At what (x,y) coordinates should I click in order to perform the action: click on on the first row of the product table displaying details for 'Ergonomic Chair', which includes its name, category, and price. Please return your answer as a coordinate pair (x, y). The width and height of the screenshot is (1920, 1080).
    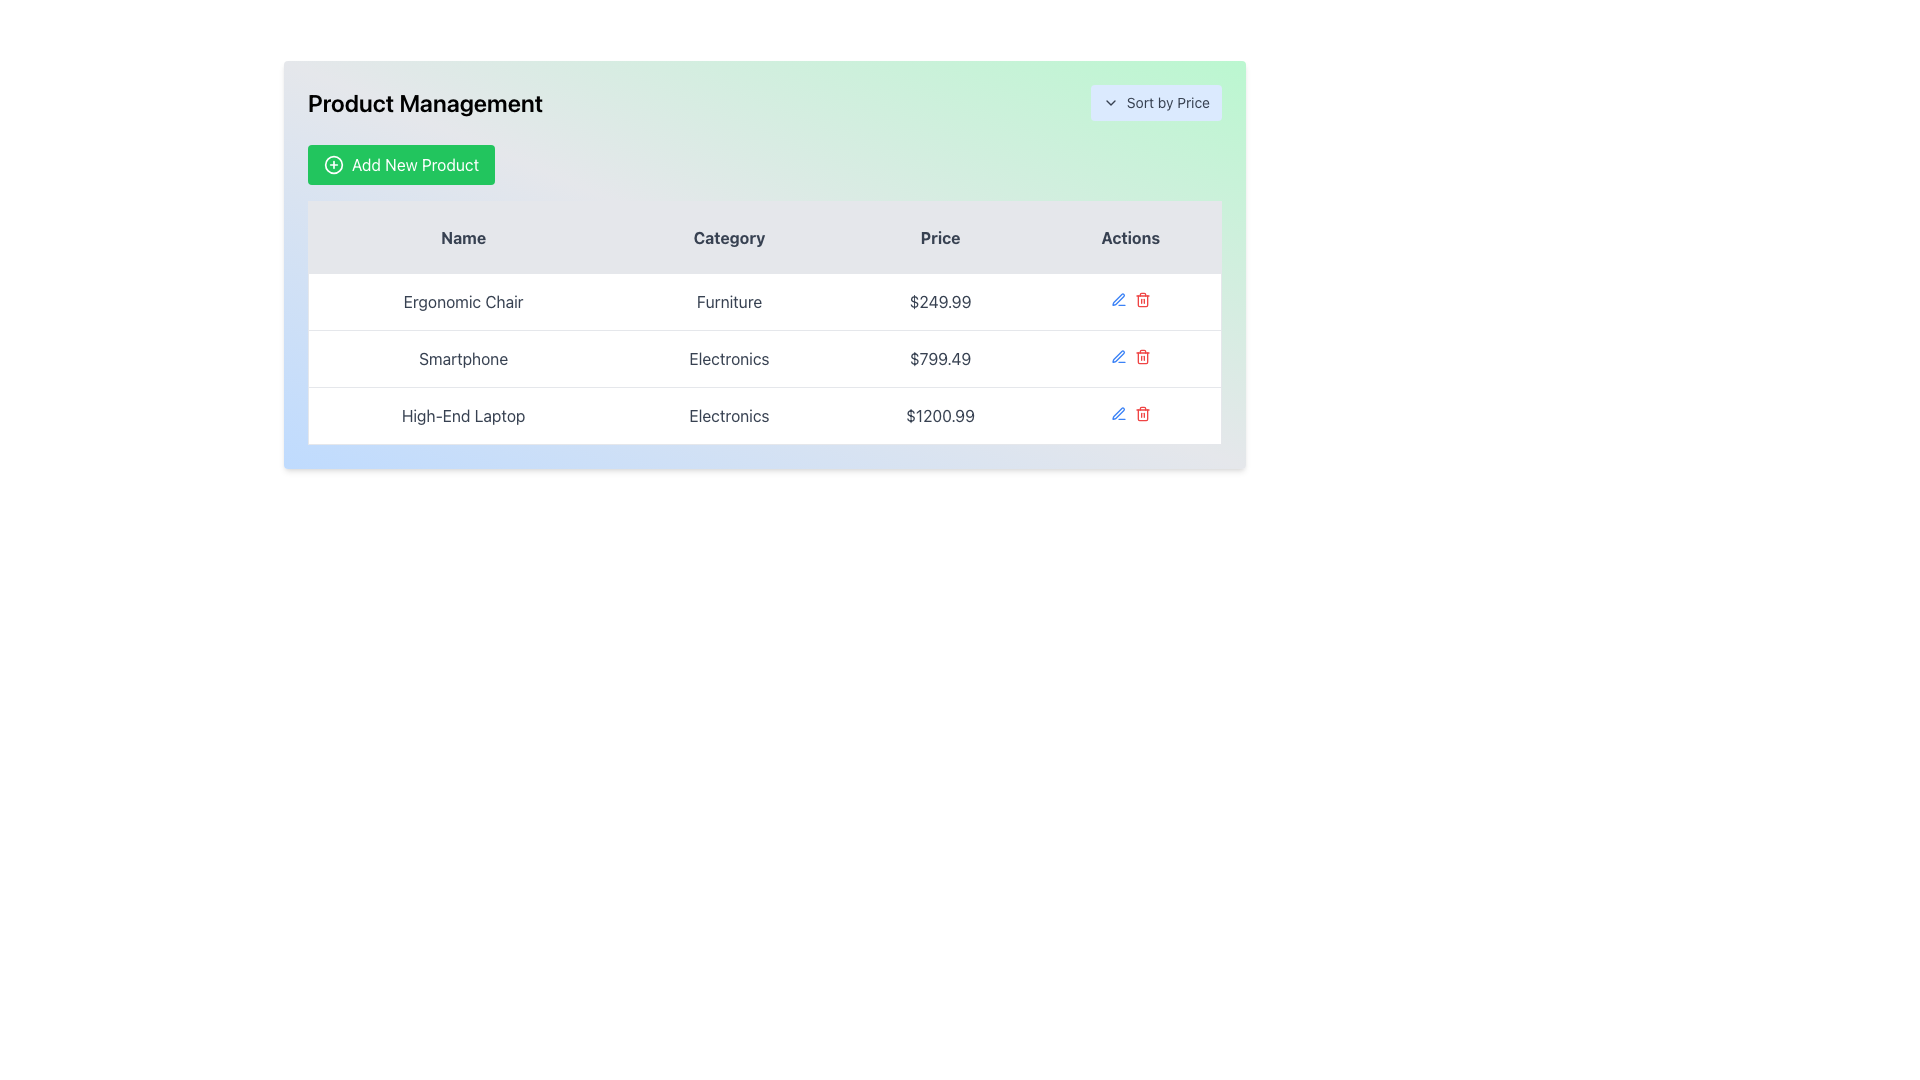
    Looking at the image, I should click on (763, 301).